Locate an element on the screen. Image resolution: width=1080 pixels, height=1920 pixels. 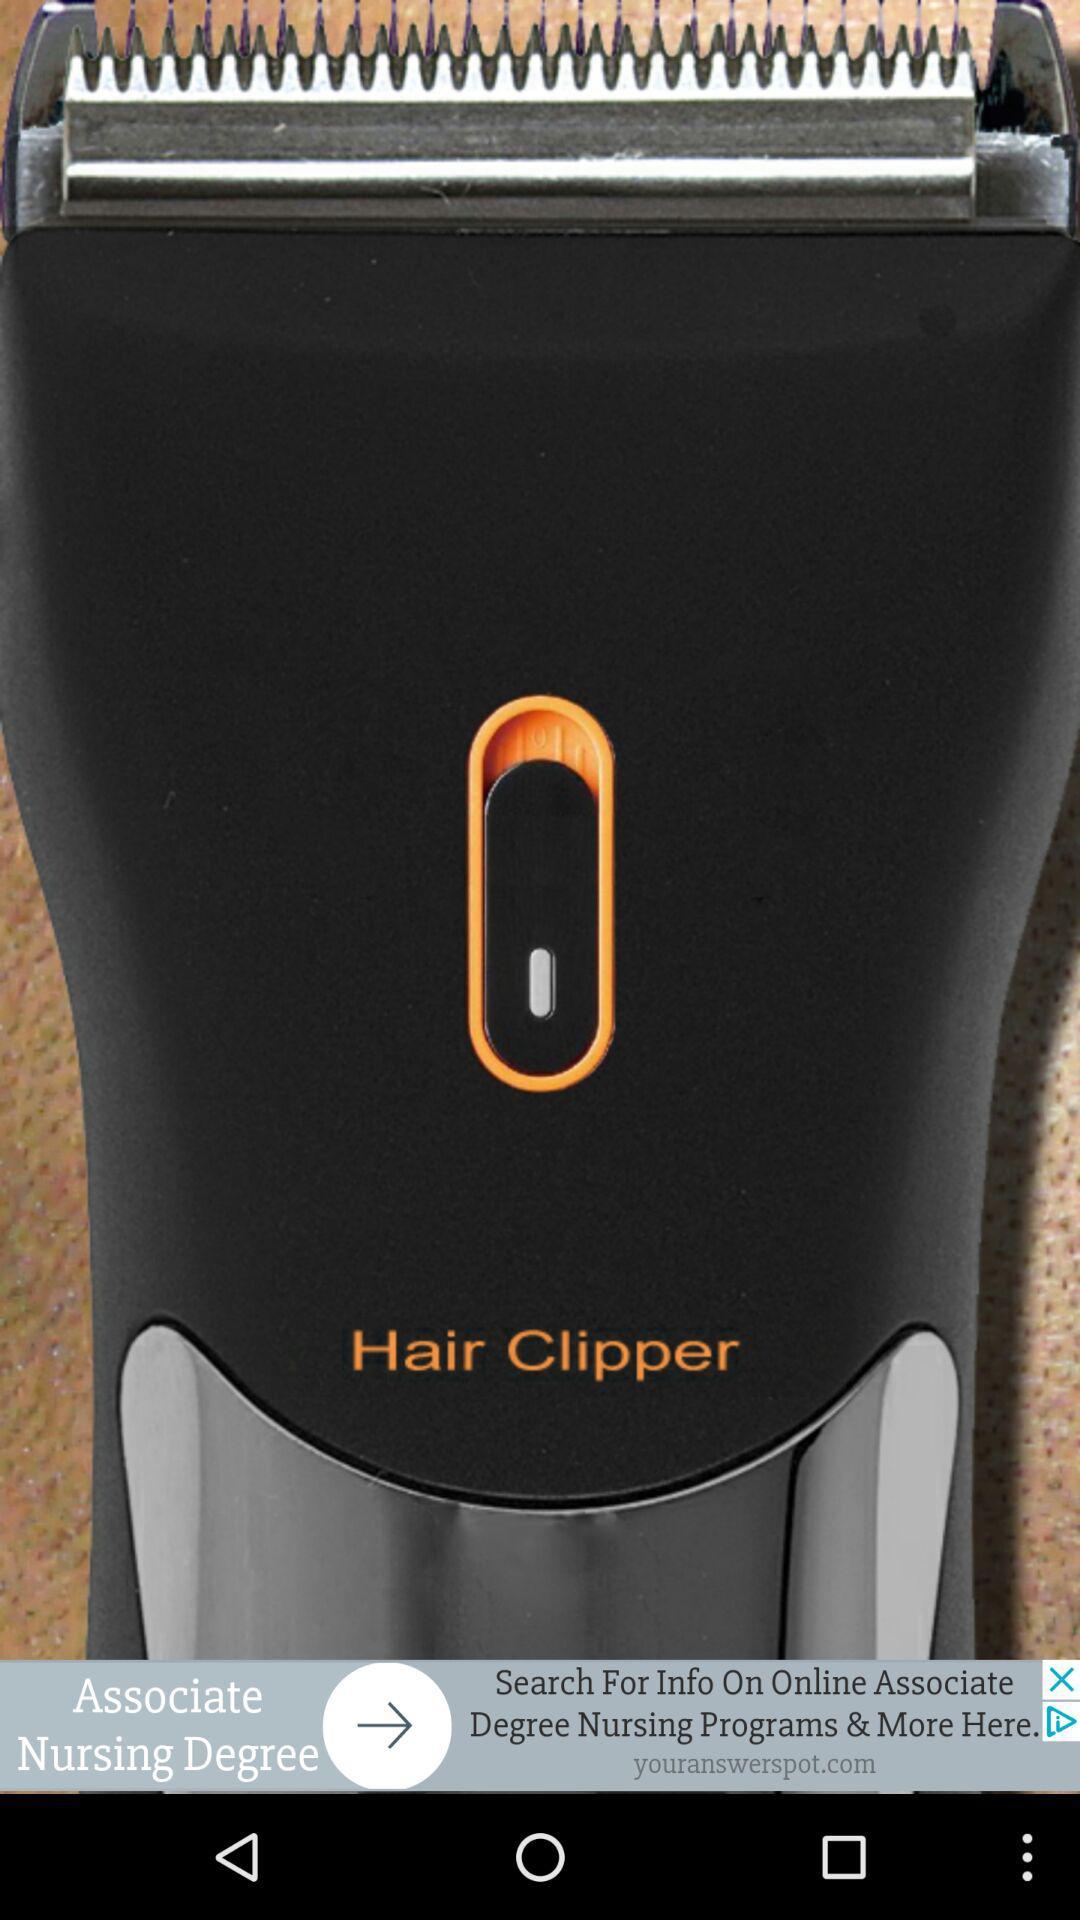
turn on hair clipper is located at coordinates (540, 896).